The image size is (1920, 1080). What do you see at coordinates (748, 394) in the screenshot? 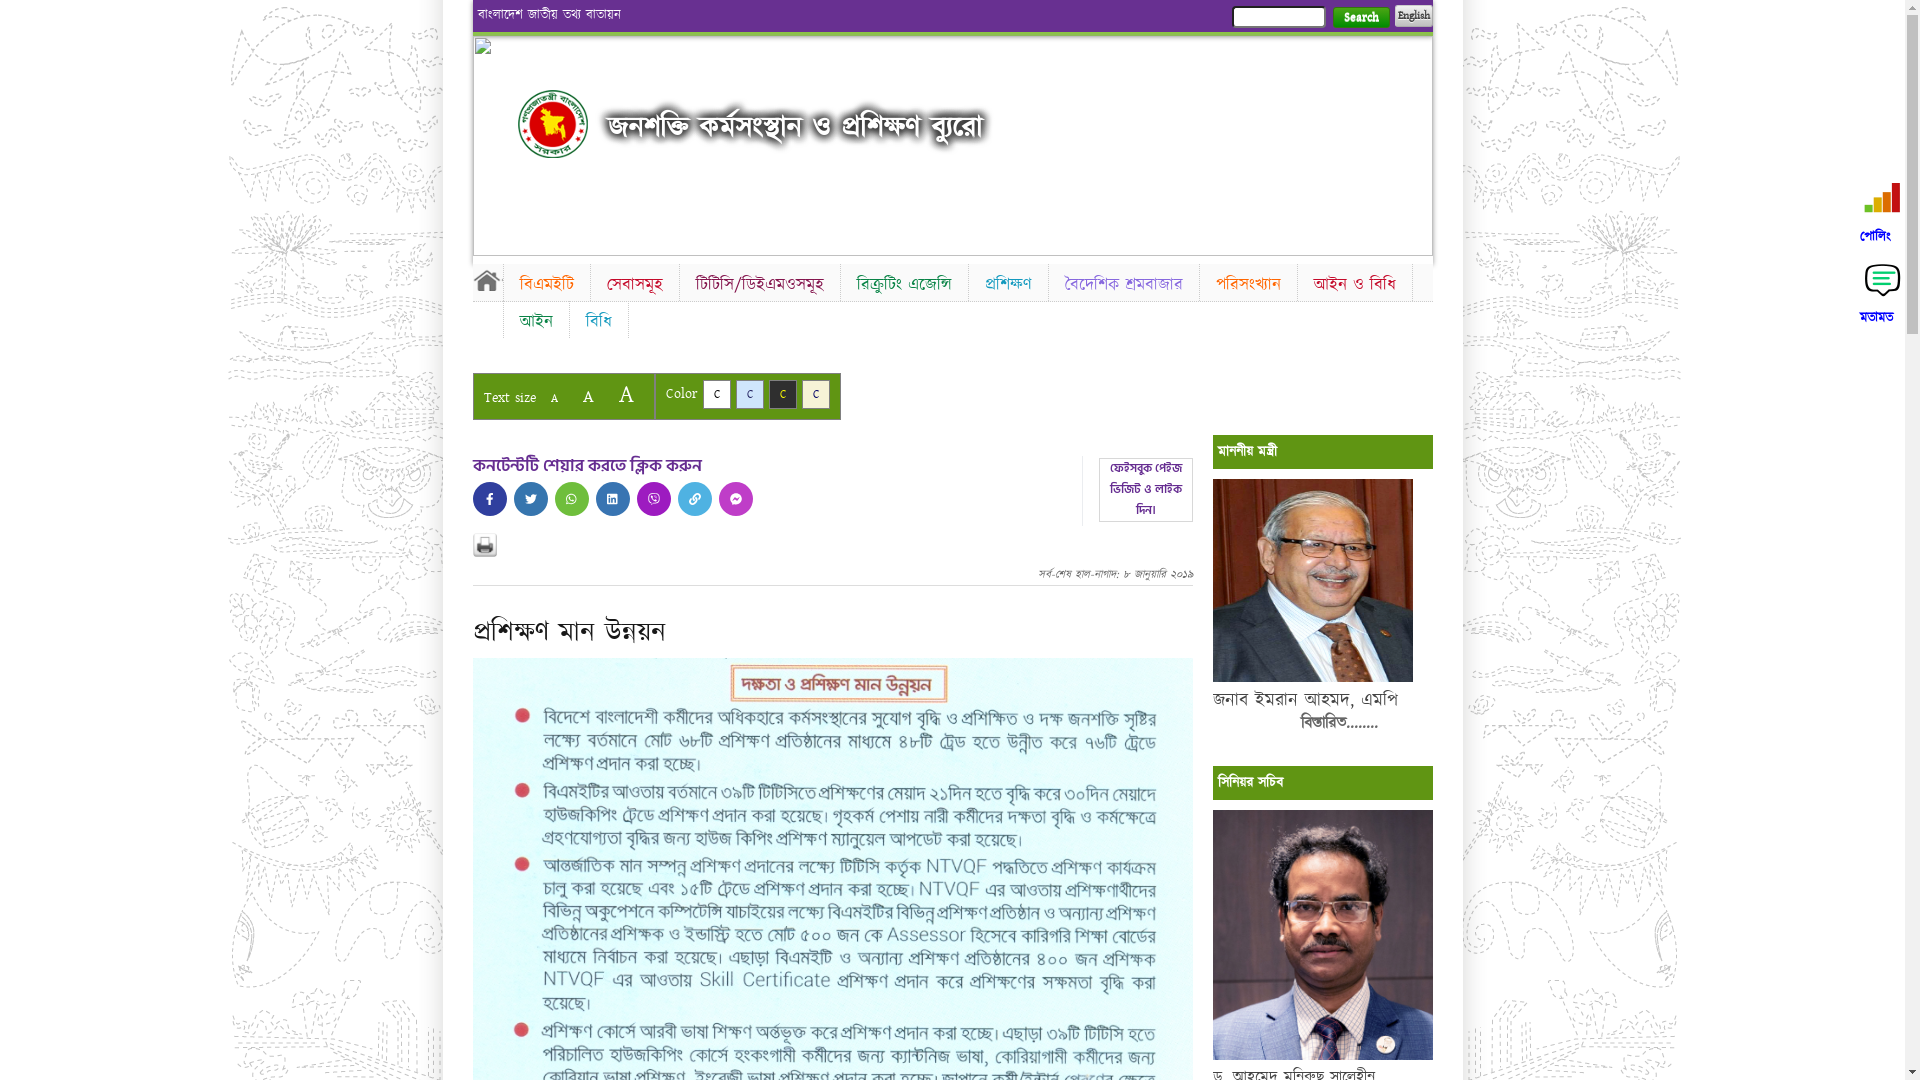
I see `'C'` at bounding box center [748, 394].